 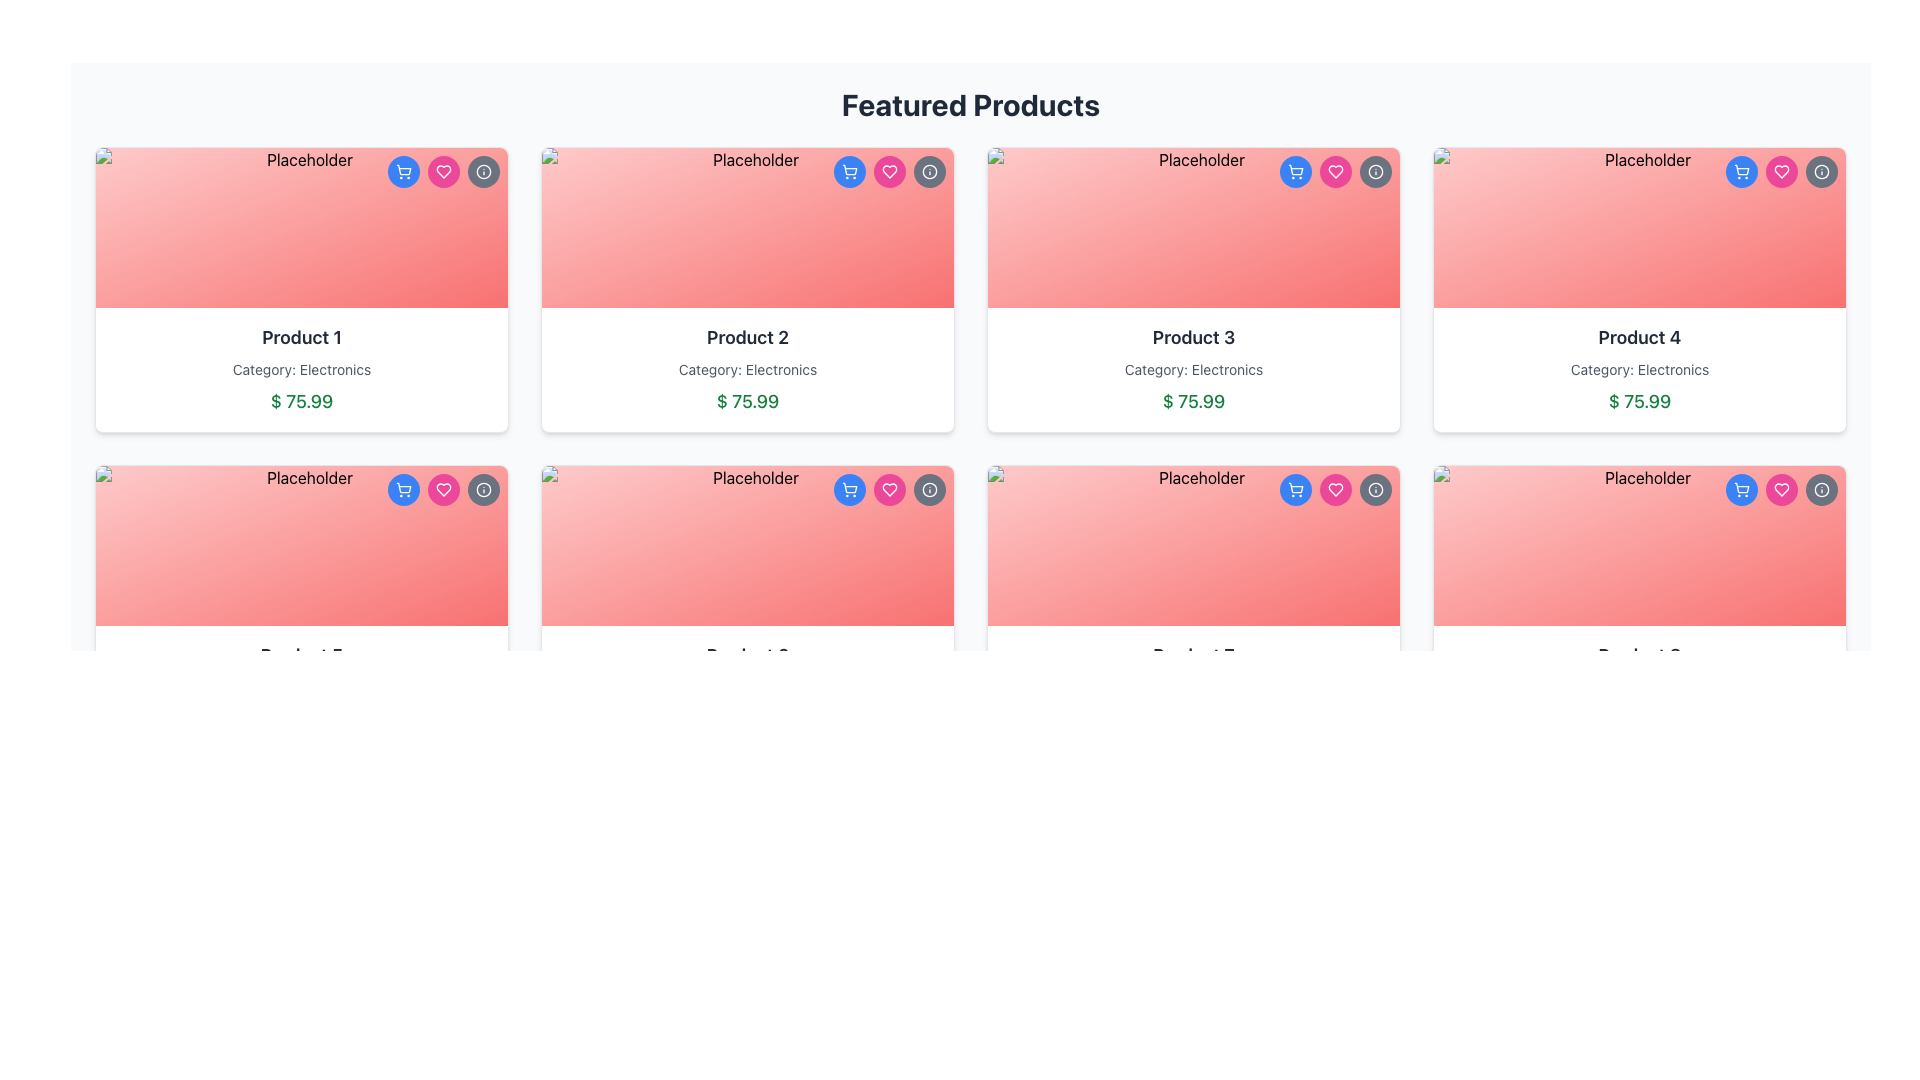 What do you see at coordinates (484, 489) in the screenshot?
I see `SVG Circle element located in the top-right section of the product card, which serves as a decorative icon within the icon group` at bounding box center [484, 489].